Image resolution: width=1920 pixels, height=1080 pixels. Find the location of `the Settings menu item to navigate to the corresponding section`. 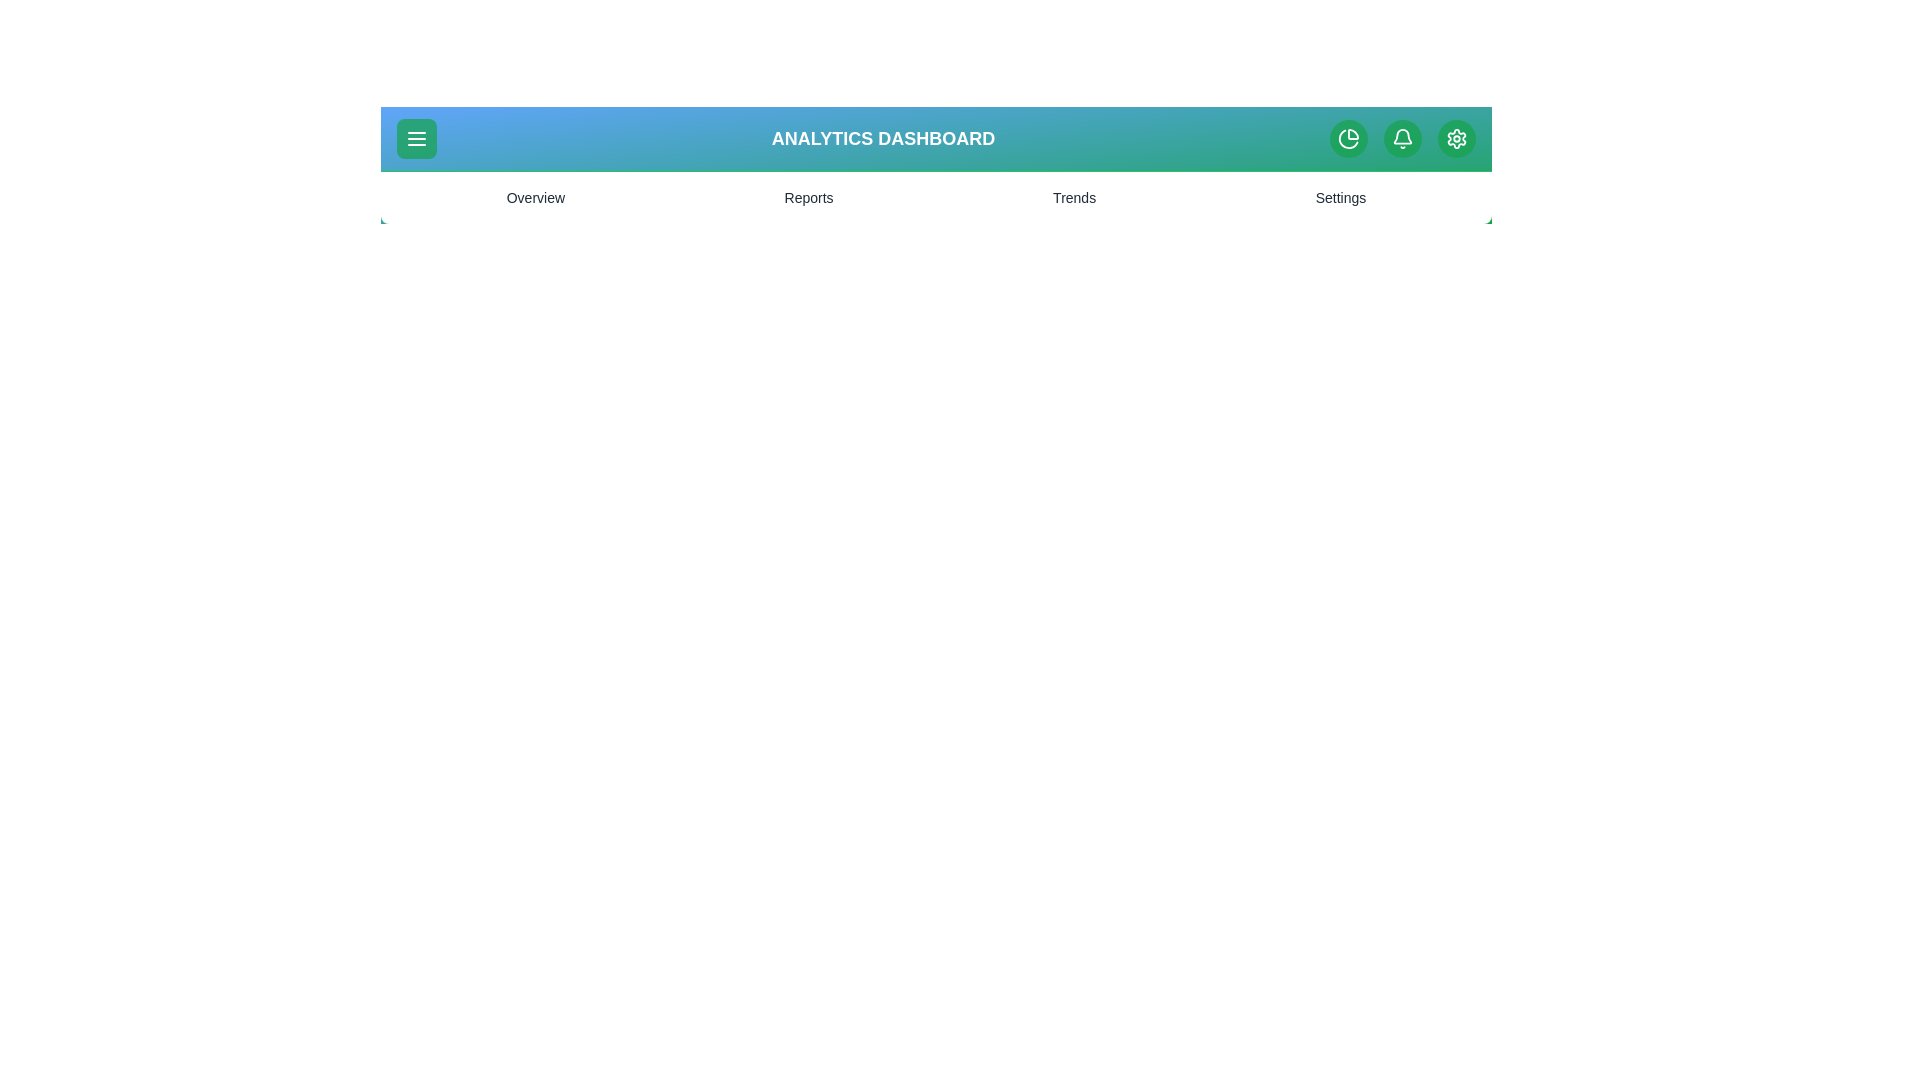

the Settings menu item to navigate to the corresponding section is located at coordinates (1340, 197).